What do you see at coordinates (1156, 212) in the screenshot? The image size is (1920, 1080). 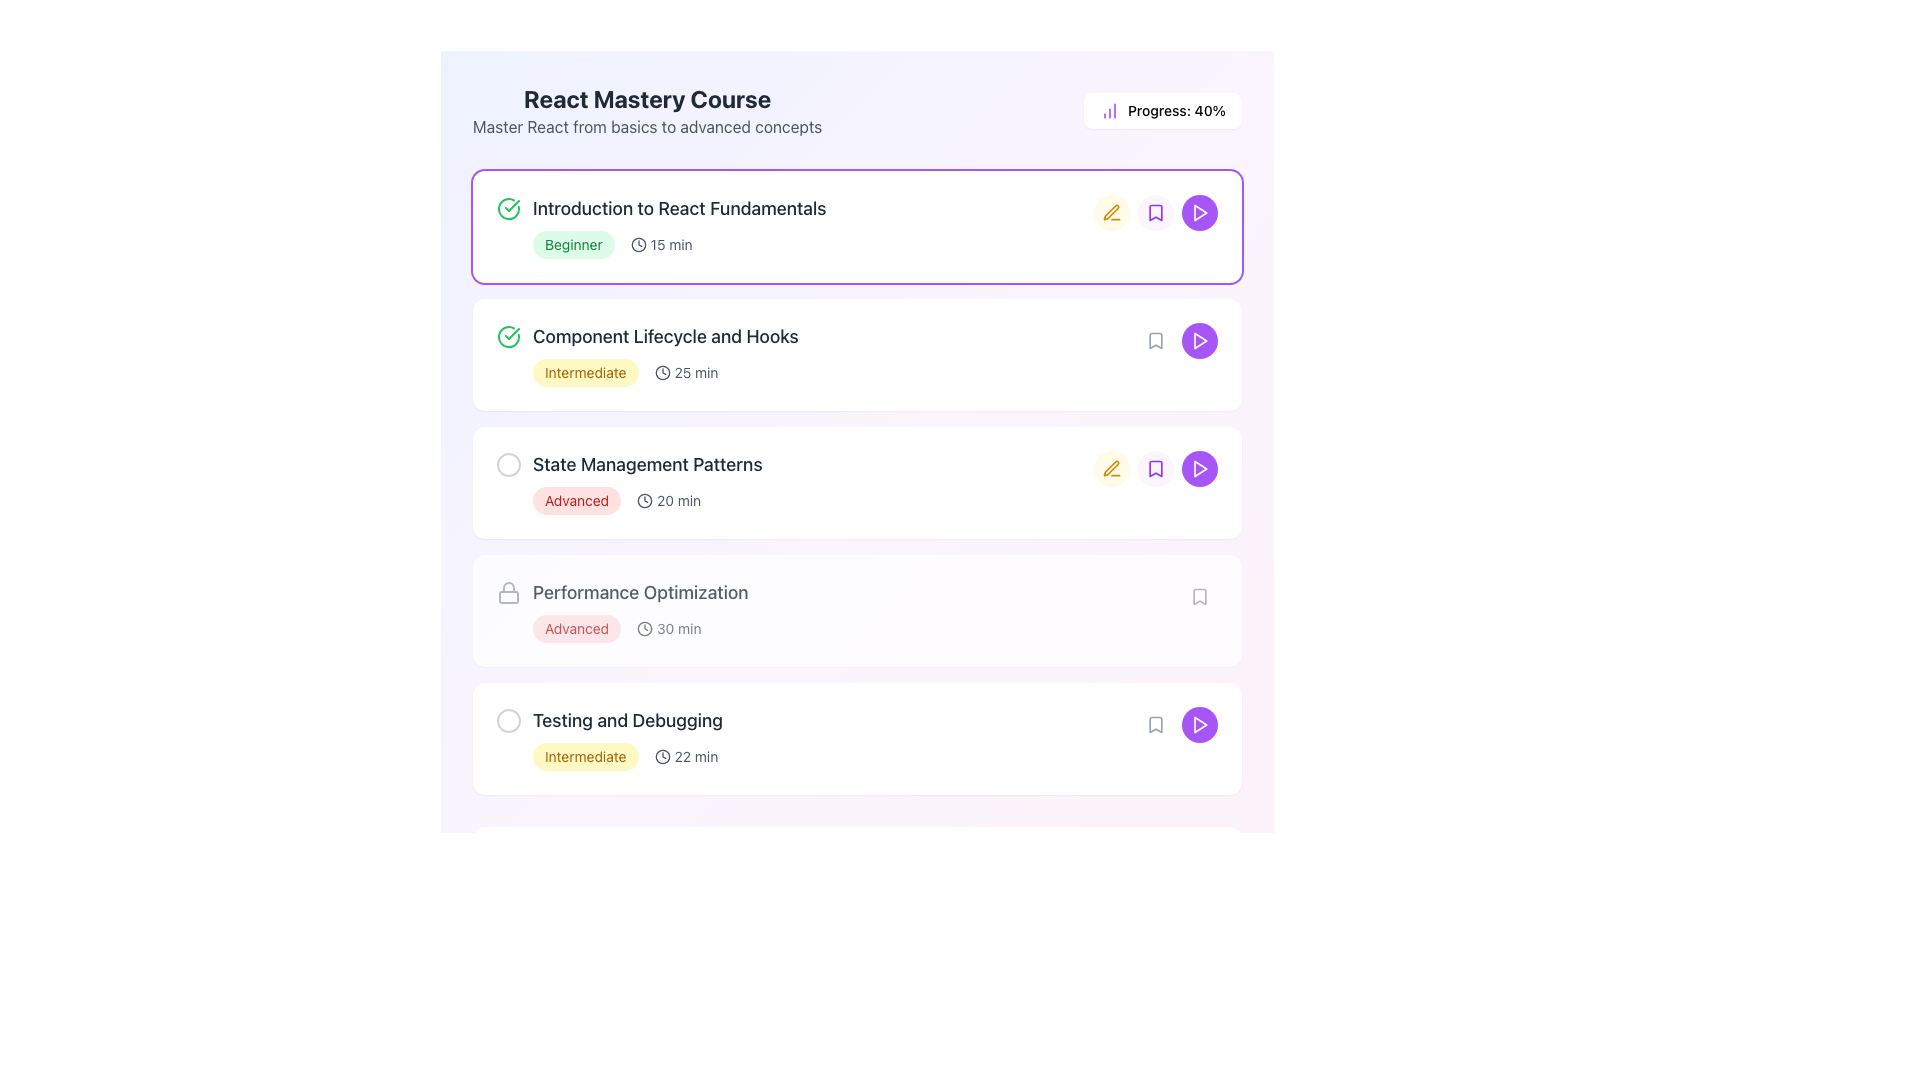 I see `the circular button with a purple background and a white bookmark icon to bookmark the course 'Introduction to React Fundamentals.'` at bounding box center [1156, 212].